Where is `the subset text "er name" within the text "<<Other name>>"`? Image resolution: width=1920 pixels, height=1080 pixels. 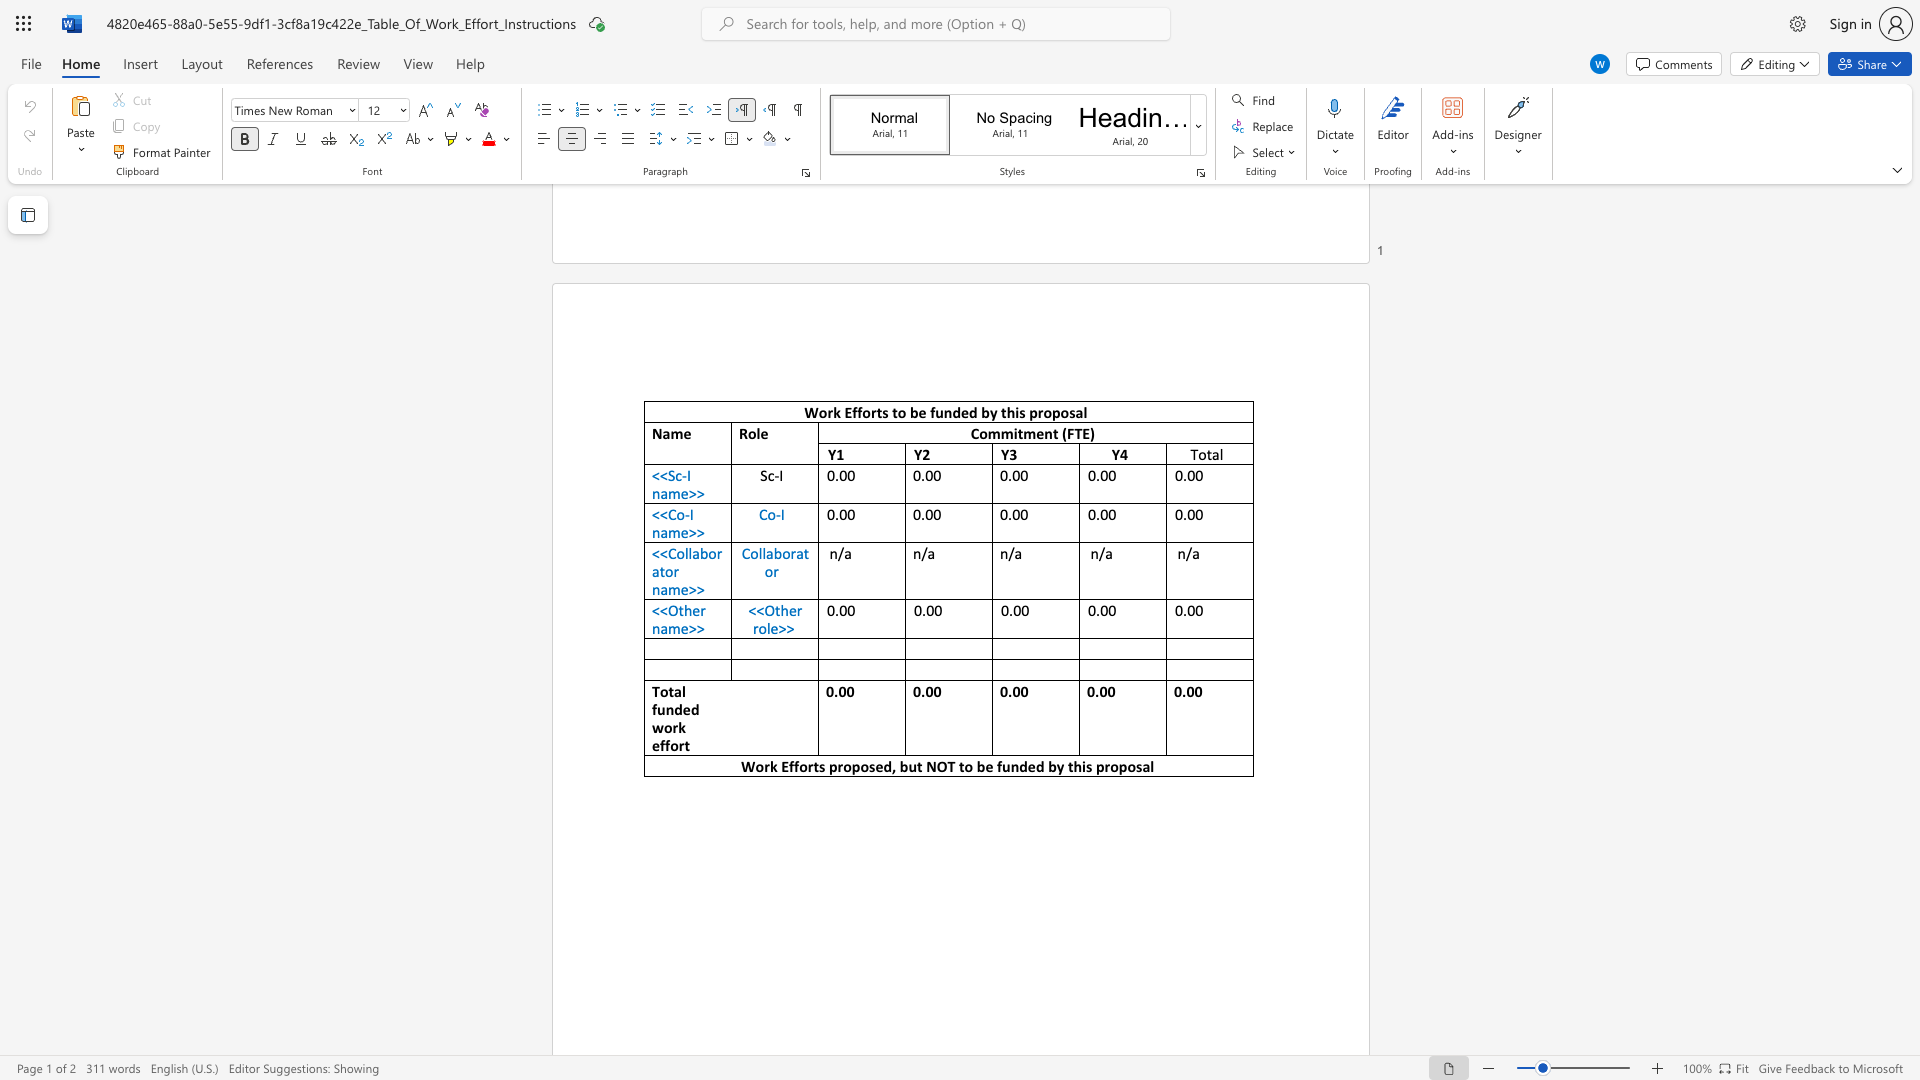
the subset text "er name" within the text "<<Other name>>" is located at coordinates (692, 609).